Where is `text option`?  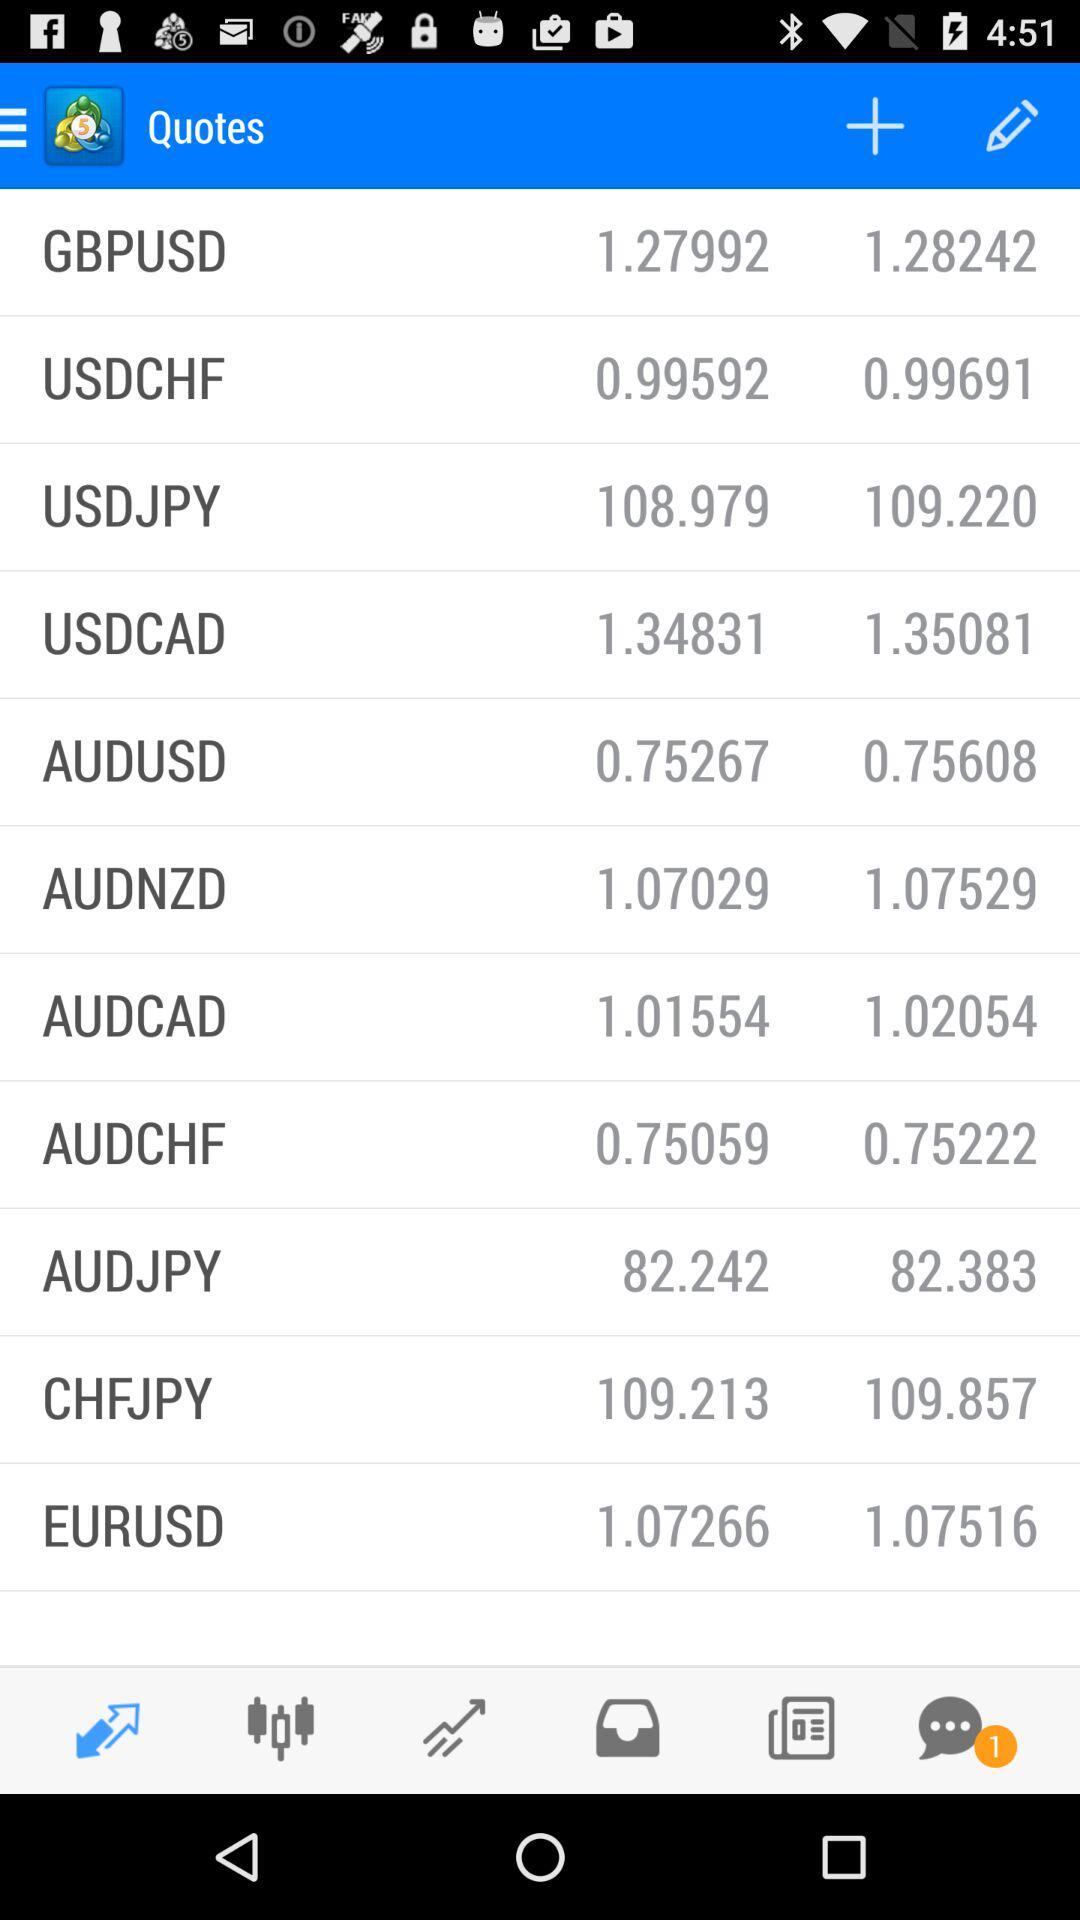
text option is located at coordinates (949, 1727).